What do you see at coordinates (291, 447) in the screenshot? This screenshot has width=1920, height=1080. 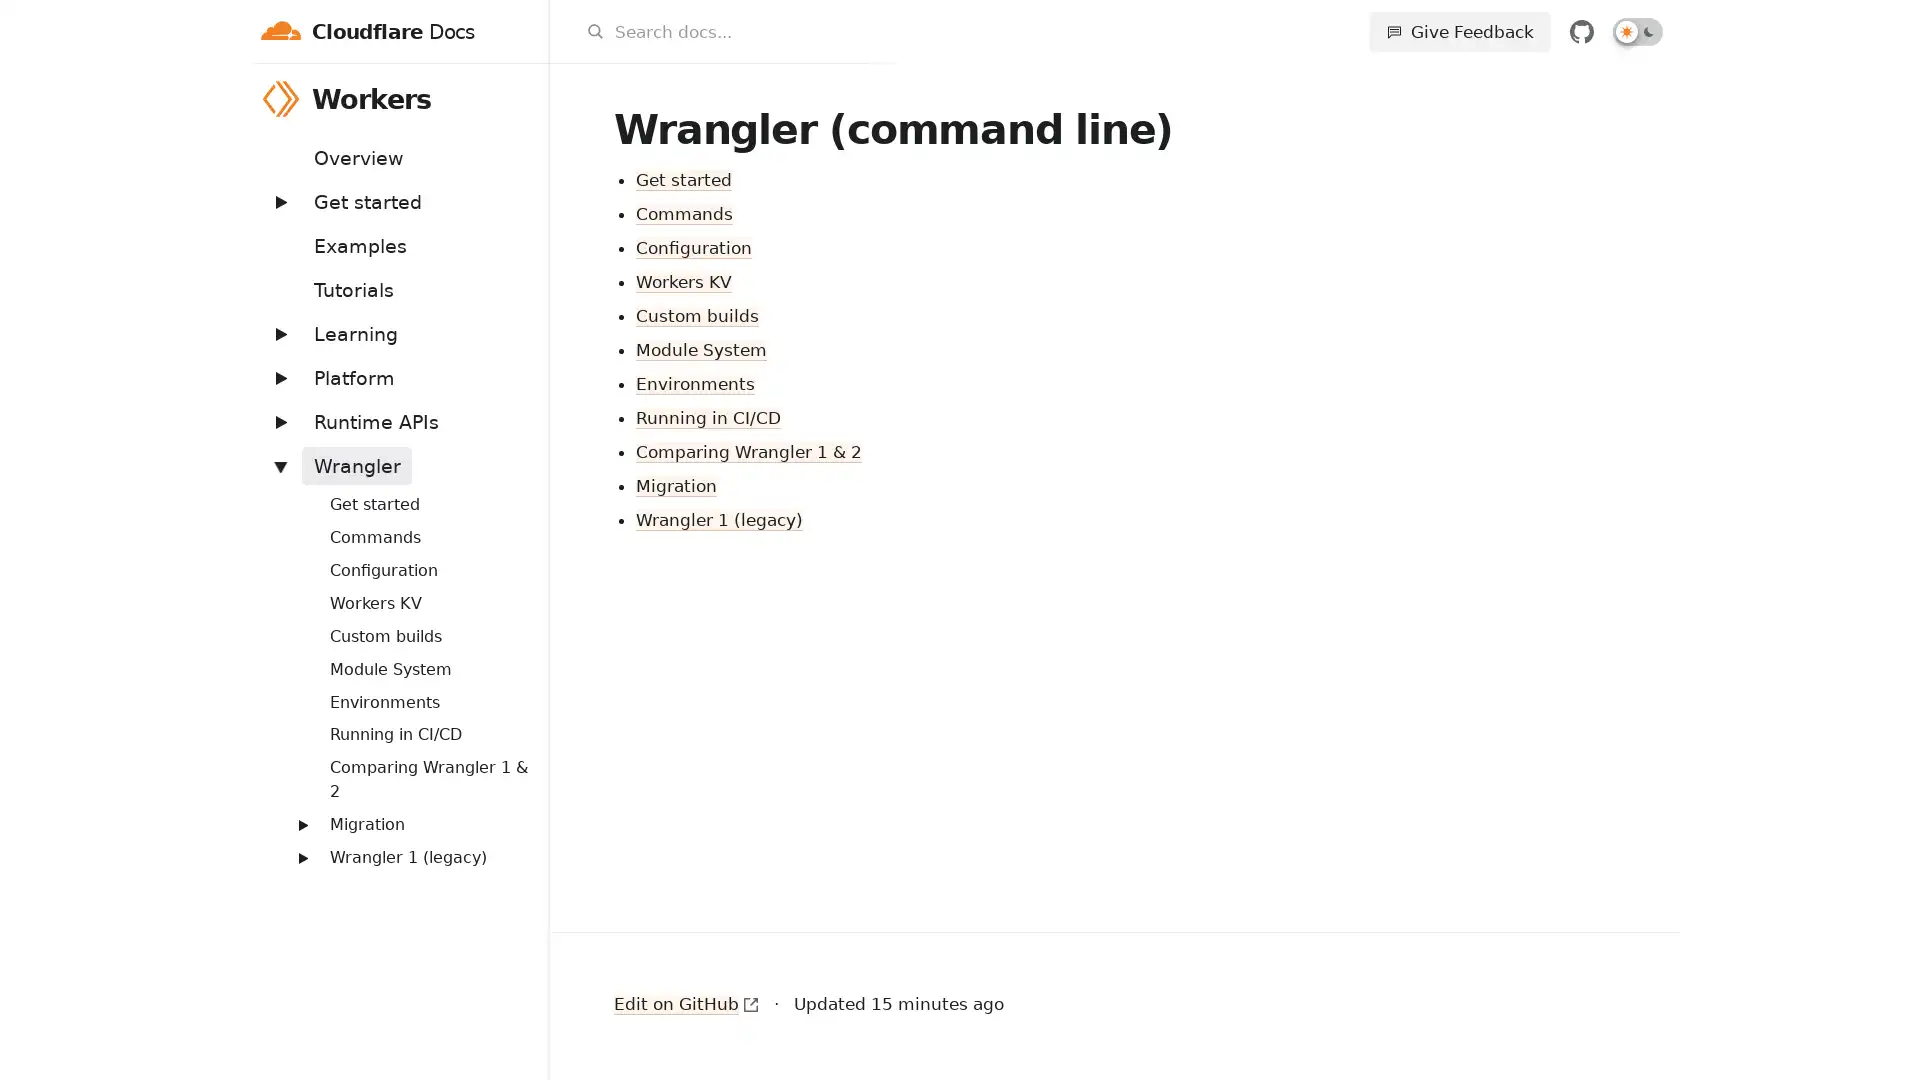 I see `Expand: Bindings` at bounding box center [291, 447].